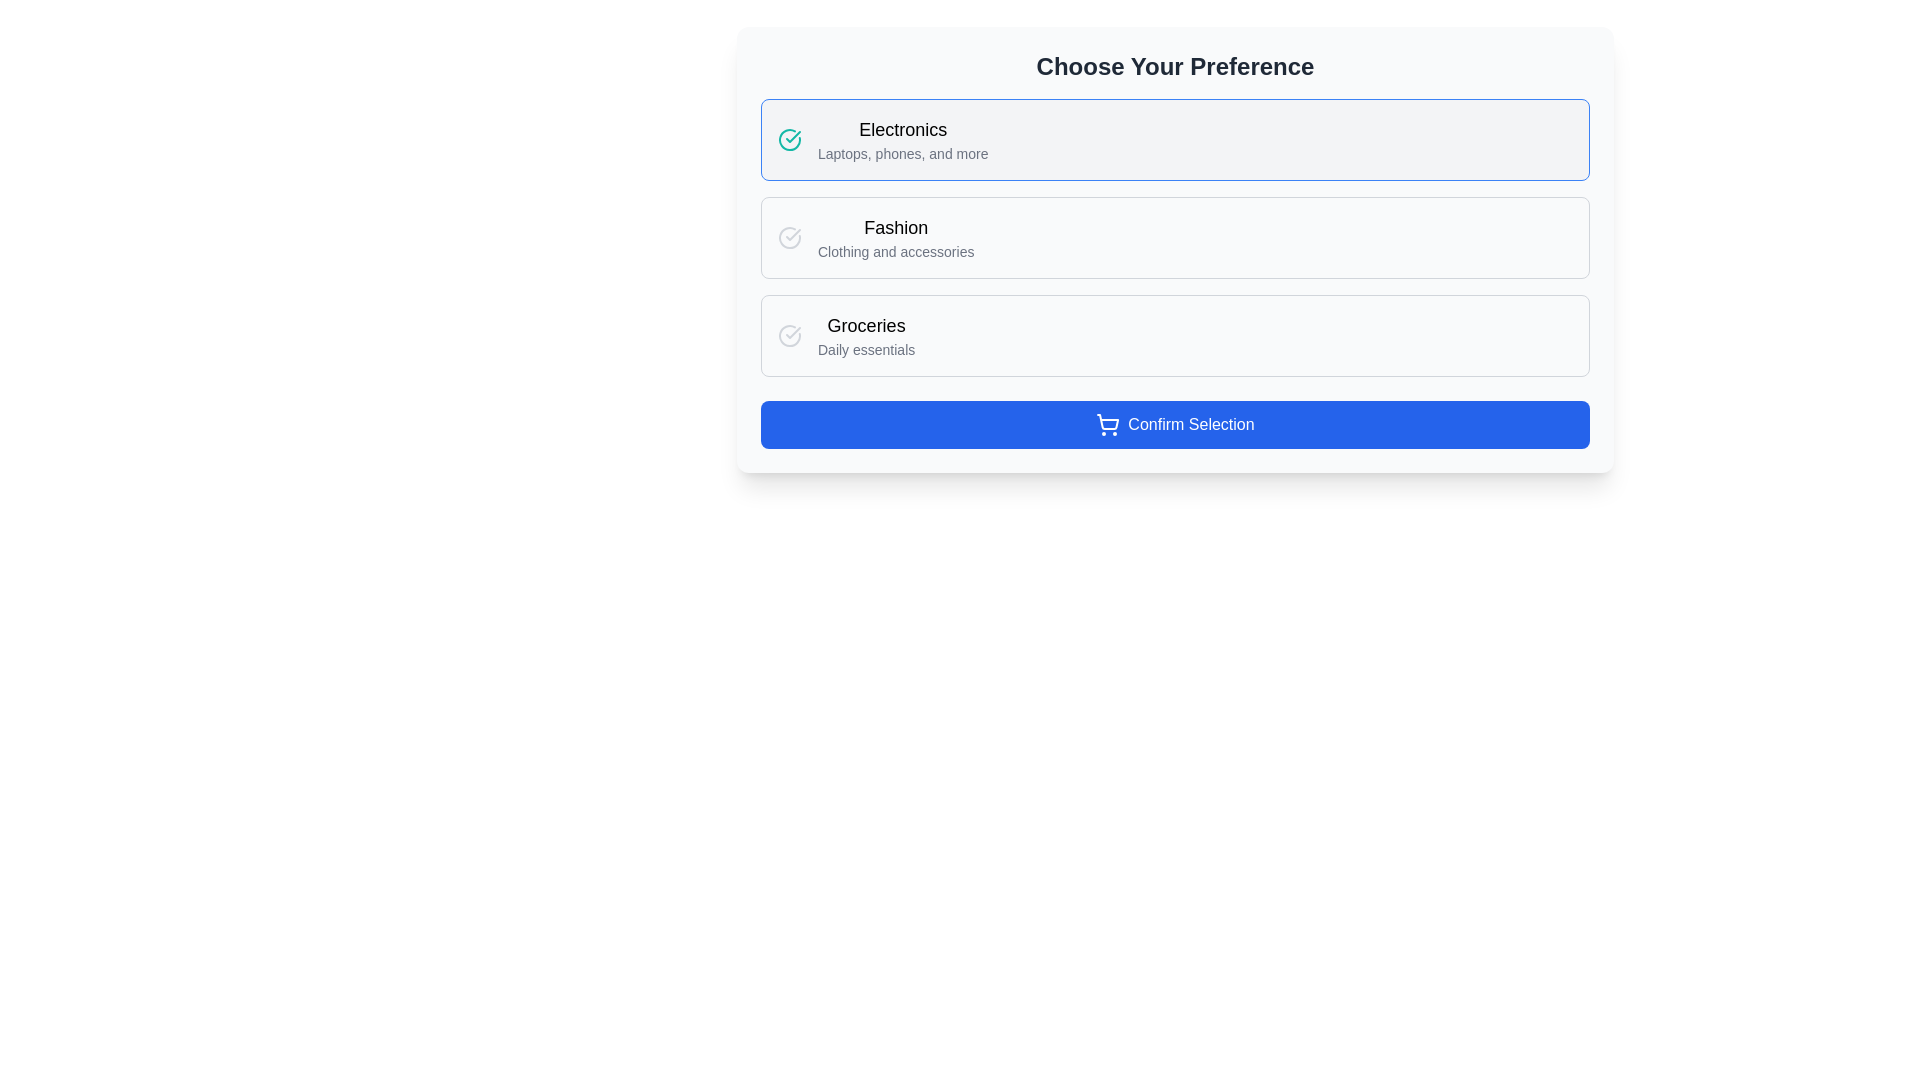  What do you see at coordinates (902, 138) in the screenshot?
I see `the Label with descriptive text element that contains 'Electronics' and is styled in a larger, bold font, located above the 'Fashion' option` at bounding box center [902, 138].